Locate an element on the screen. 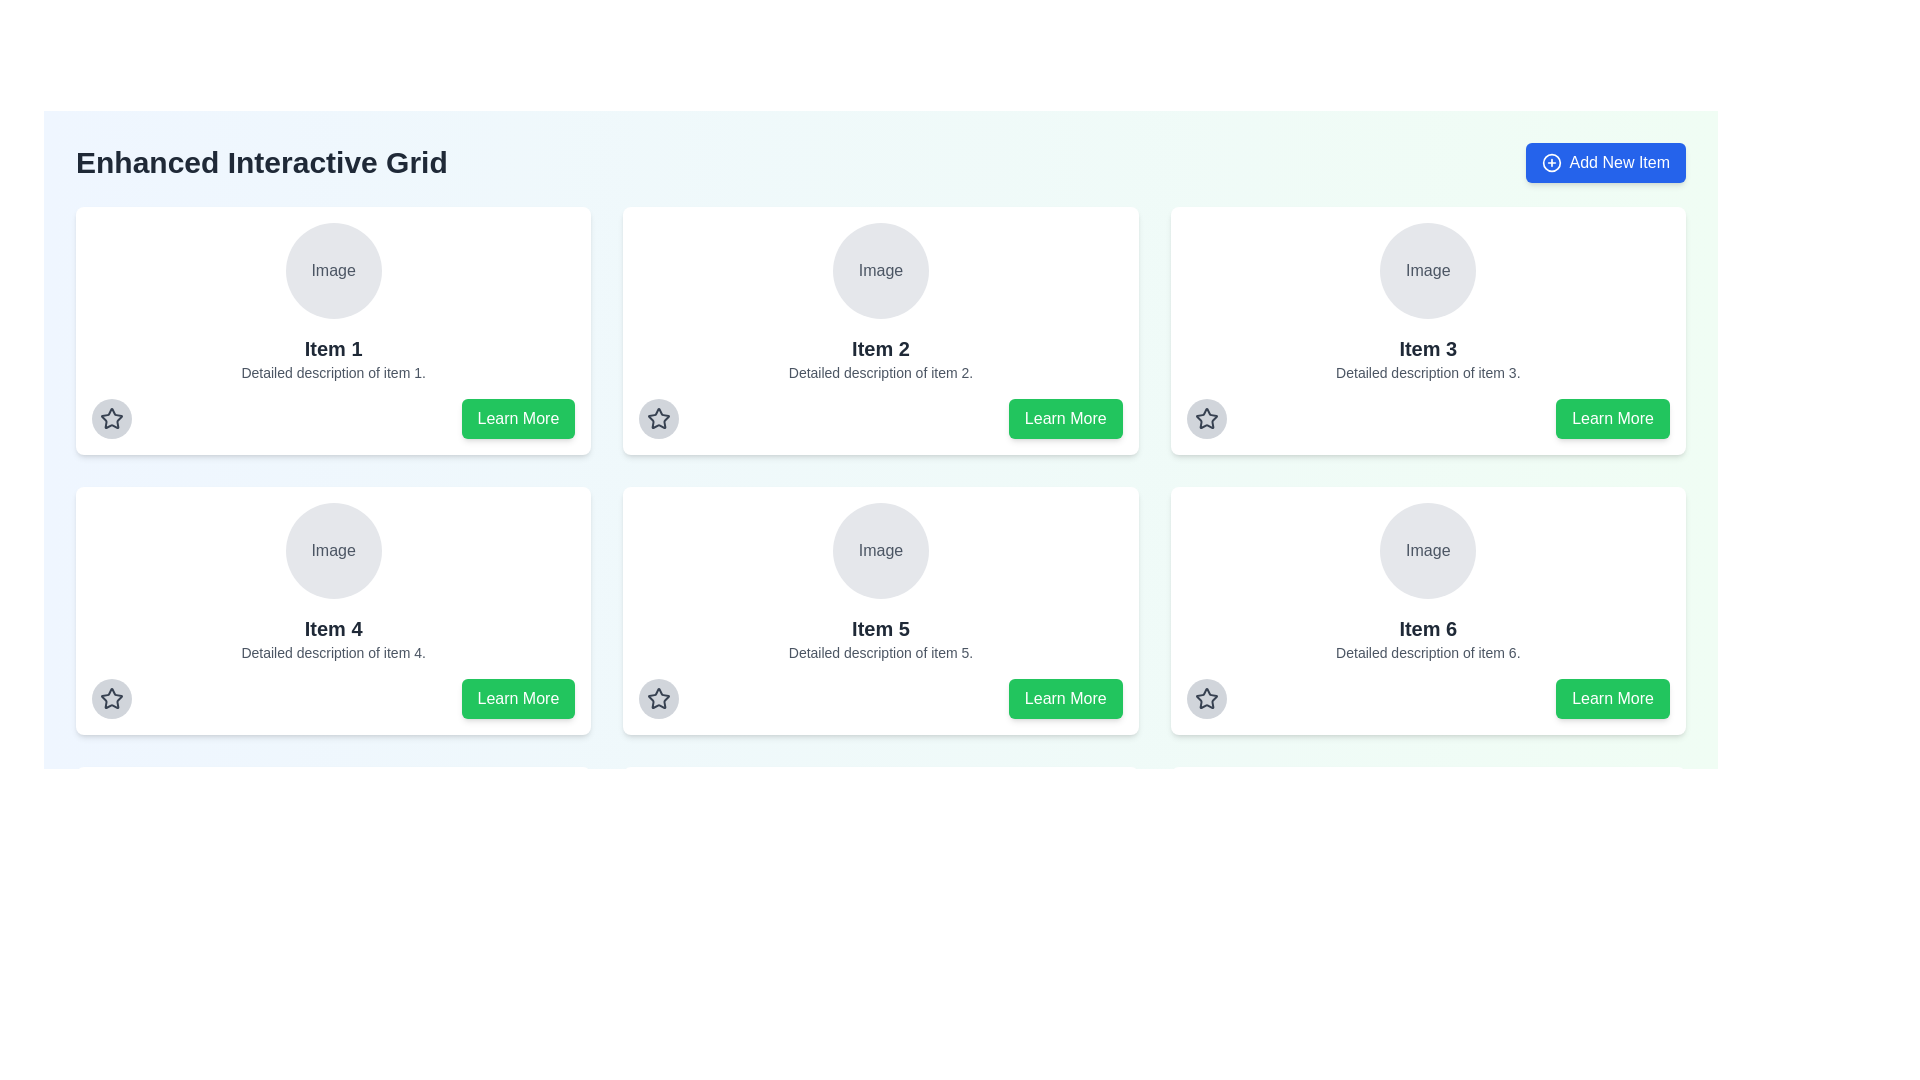 The width and height of the screenshot is (1920, 1080). the star-shaped icon located at the bottom-left corner of the 'Item 4' card is located at coordinates (110, 417).